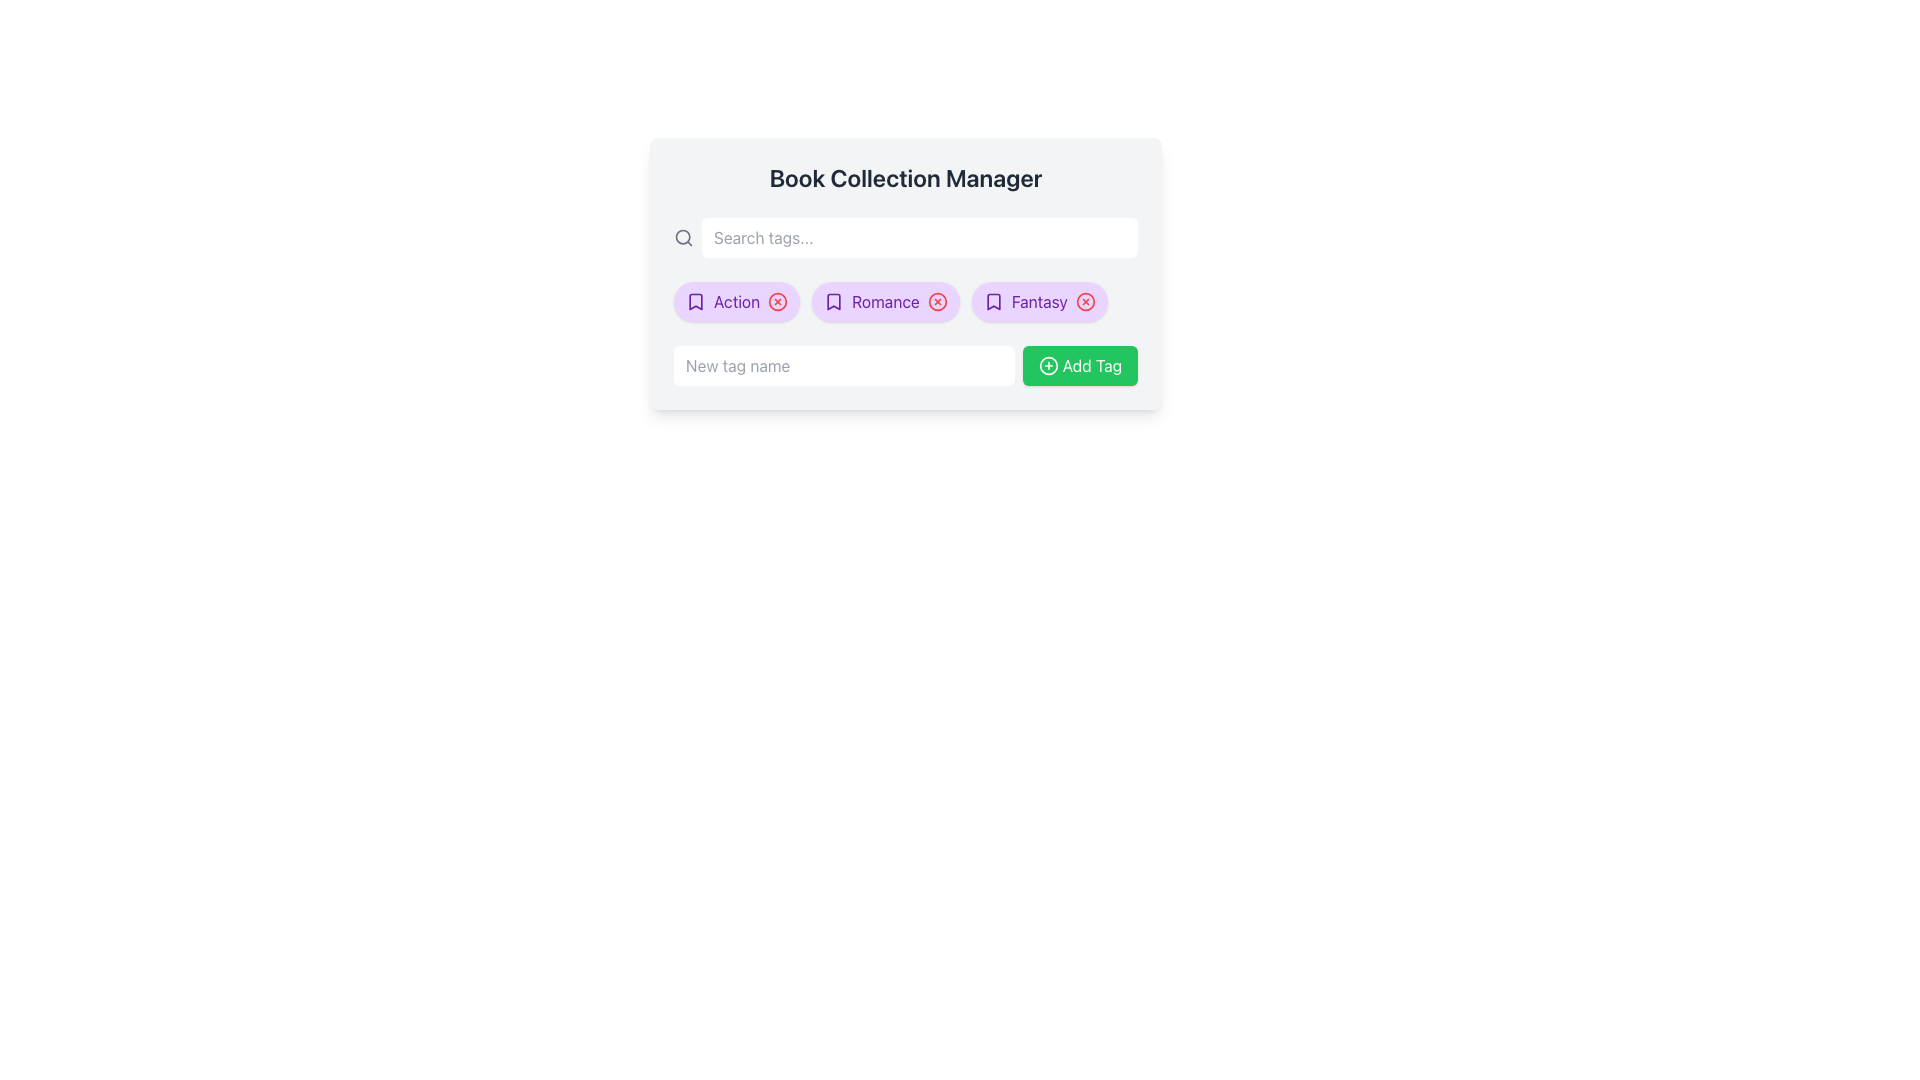 The image size is (1920, 1080). I want to click on the bookmark icon on the 'Romance' category tag, which is a pill-shaped item with a light purple background and bold dark purple text, located below the search bar, so click(884, 301).